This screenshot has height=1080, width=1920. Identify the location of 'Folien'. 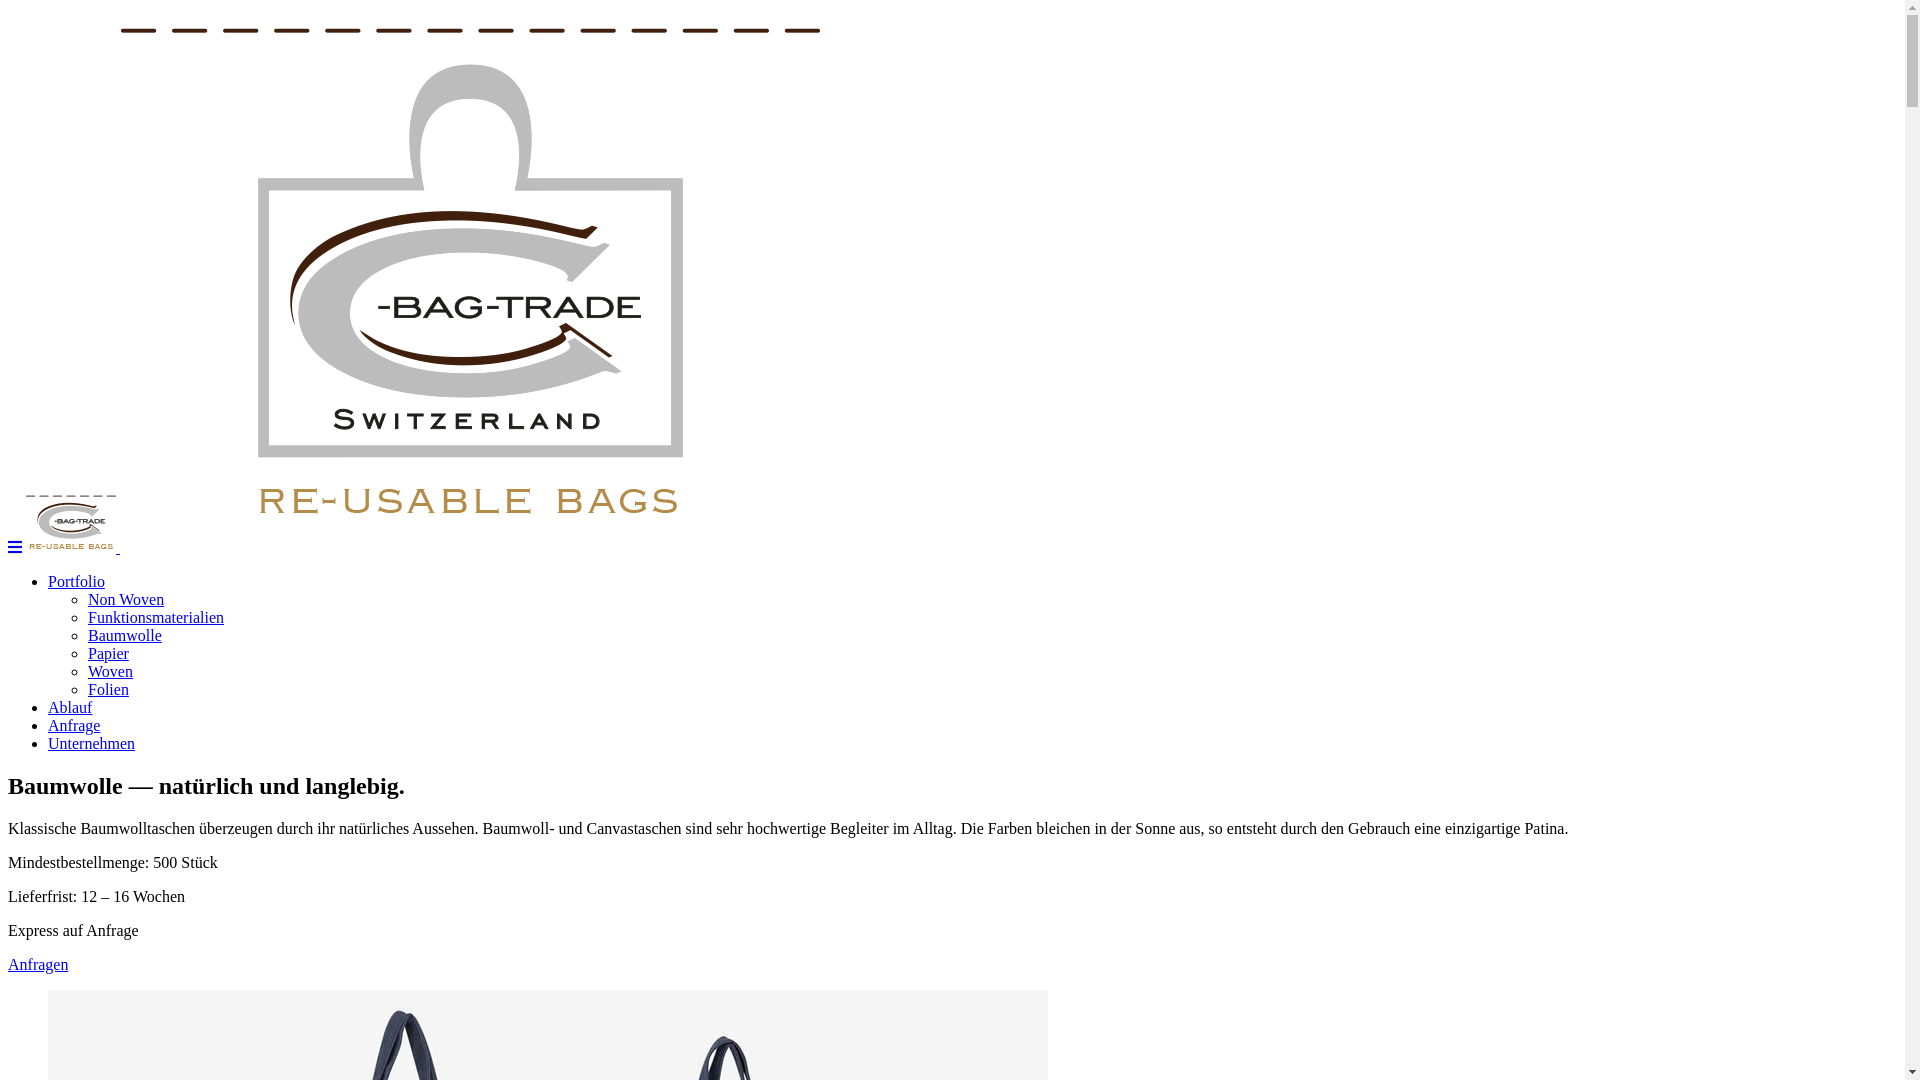
(86, 688).